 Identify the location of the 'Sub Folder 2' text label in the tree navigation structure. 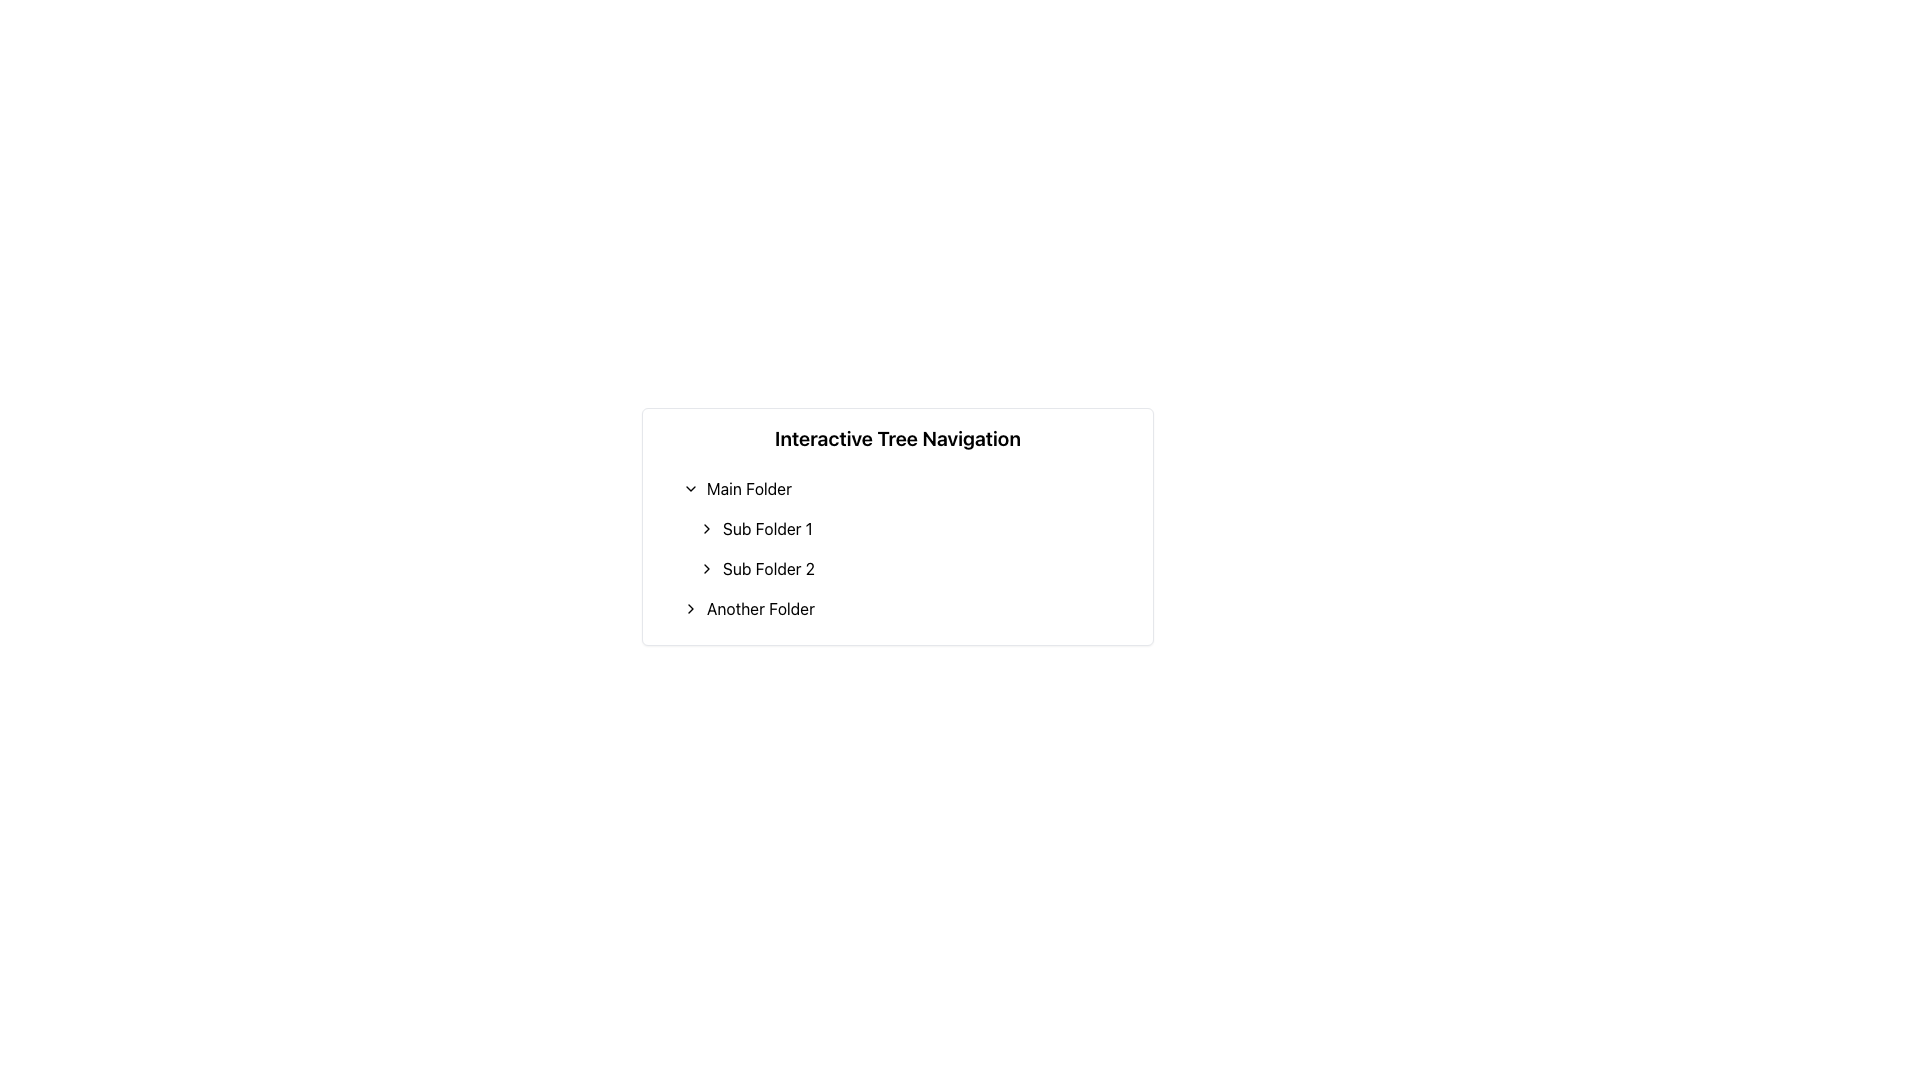
(767, 569).